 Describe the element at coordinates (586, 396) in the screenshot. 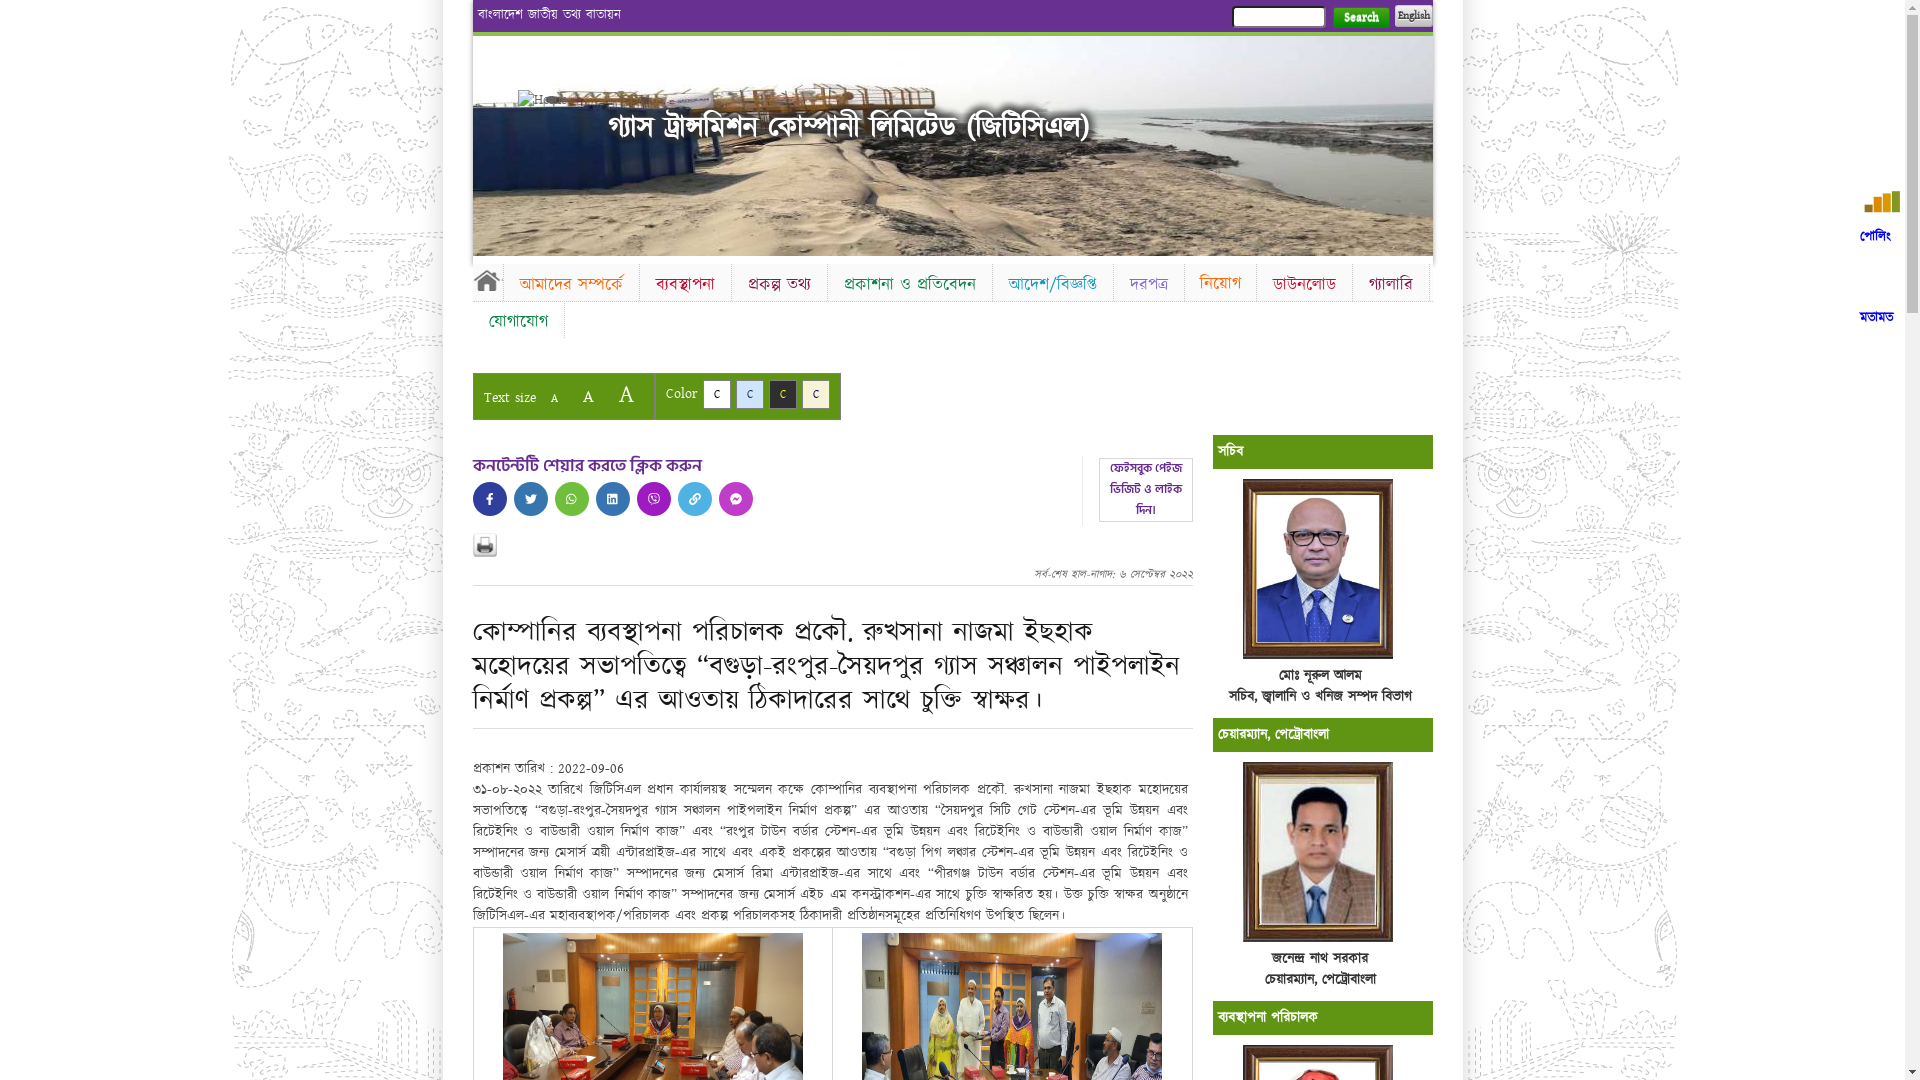

I see `'A'` at that location.